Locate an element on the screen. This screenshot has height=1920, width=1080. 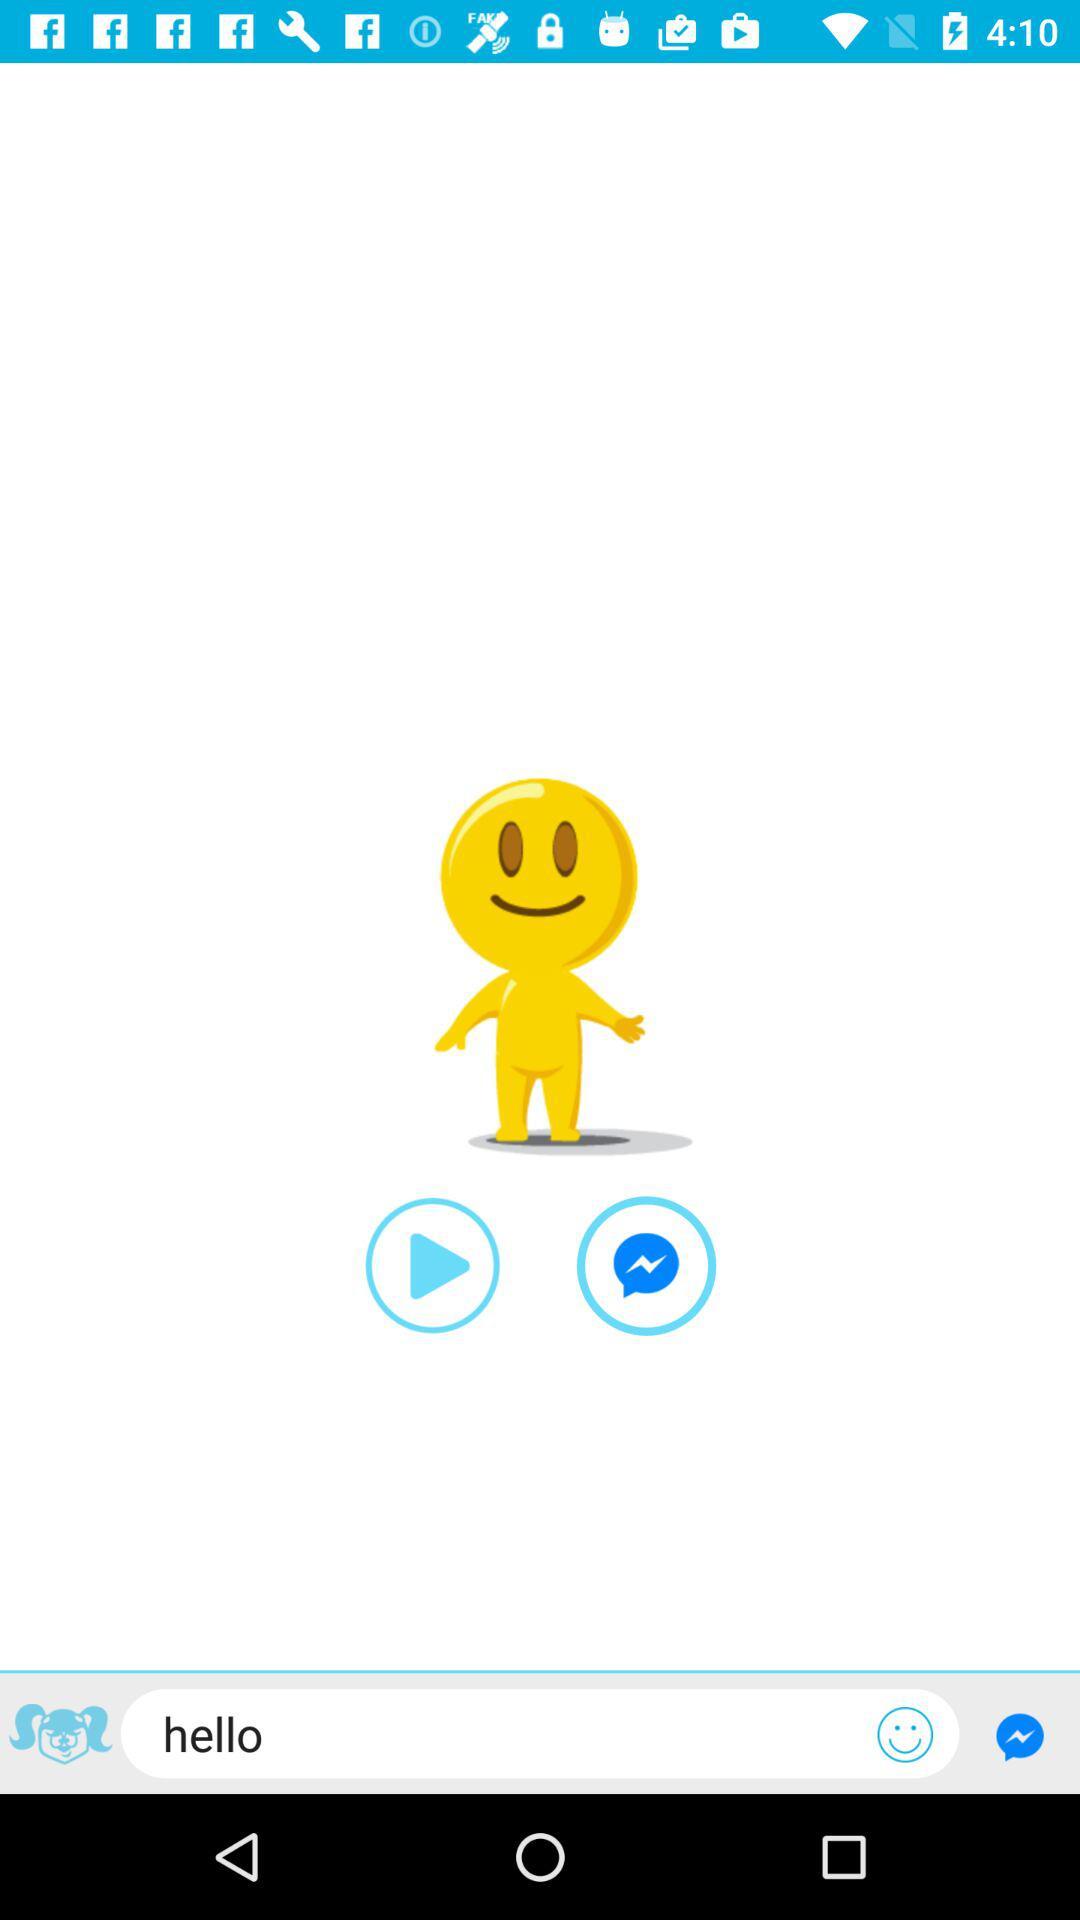
the item to the right of hello is located at coordinates (905, 1733).